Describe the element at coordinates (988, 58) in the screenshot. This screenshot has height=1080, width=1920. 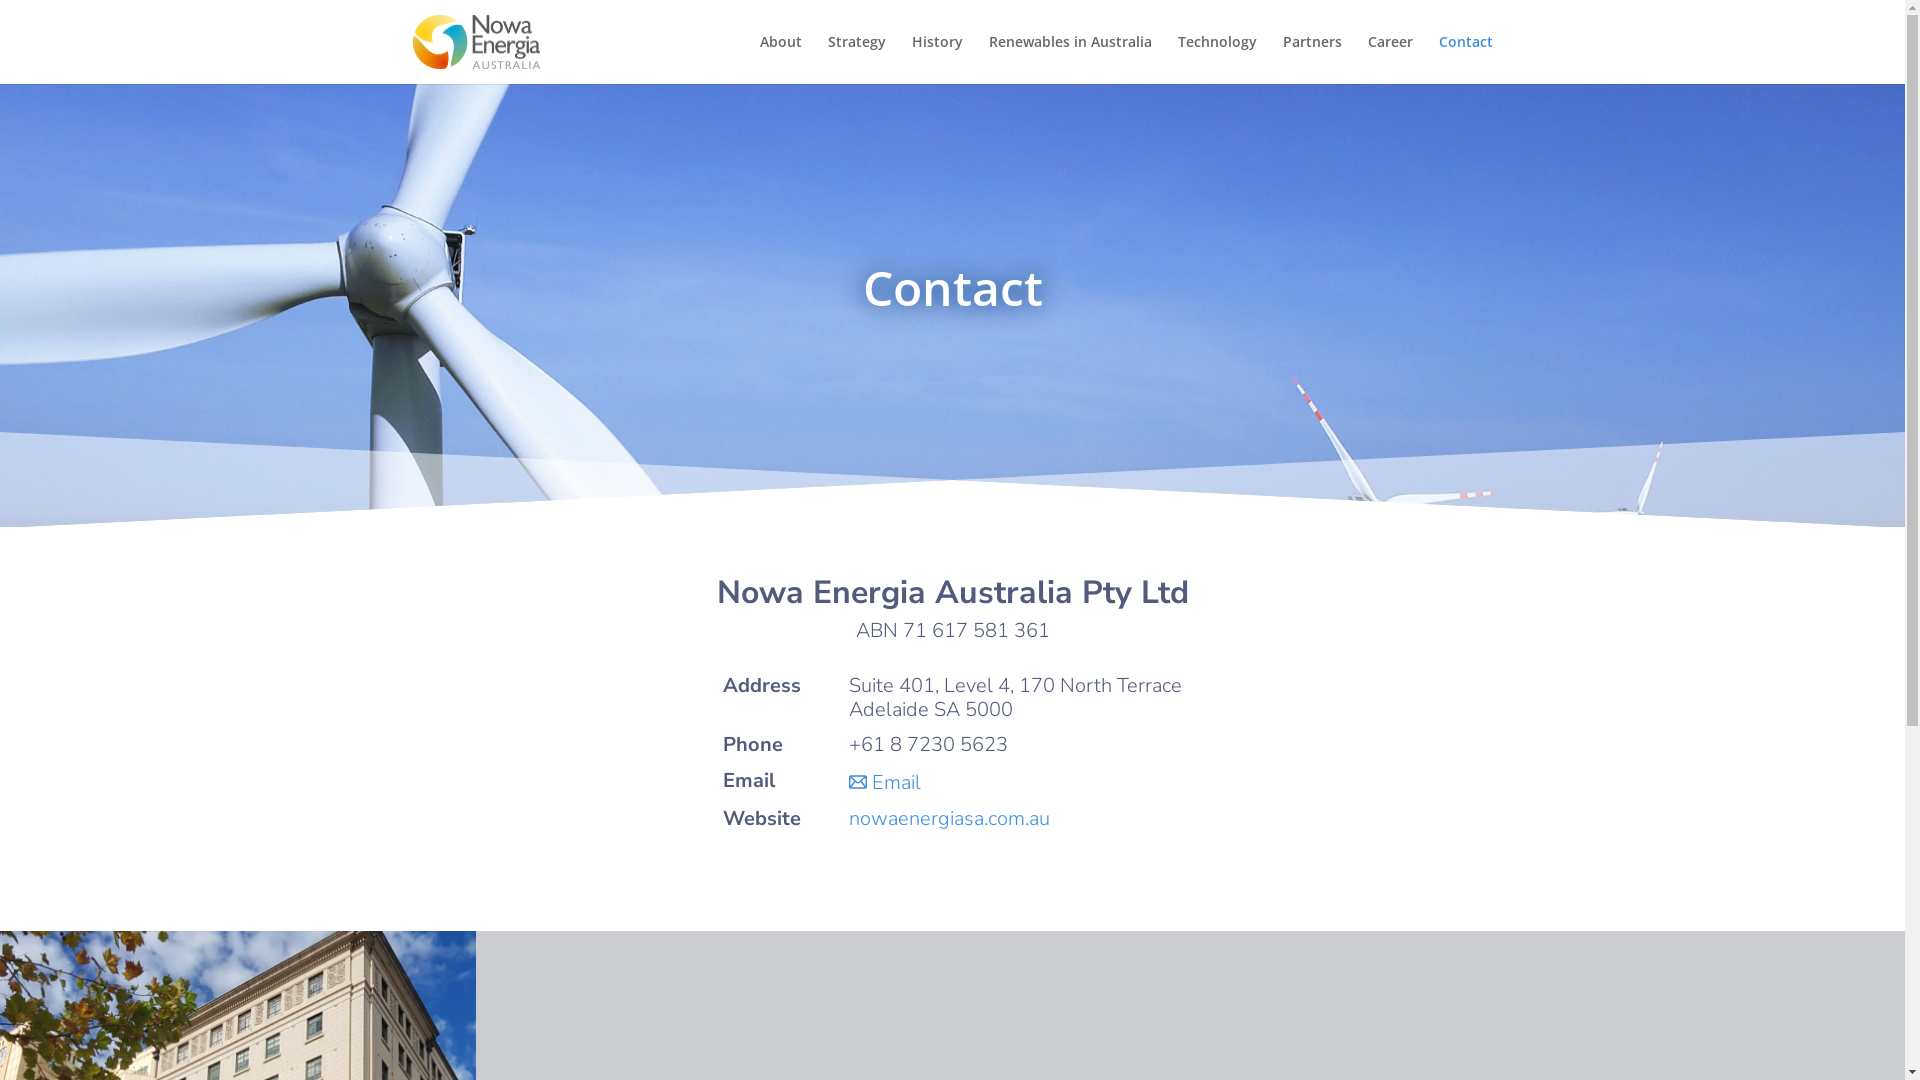
I see `'Renewables in Australia'` at that location.